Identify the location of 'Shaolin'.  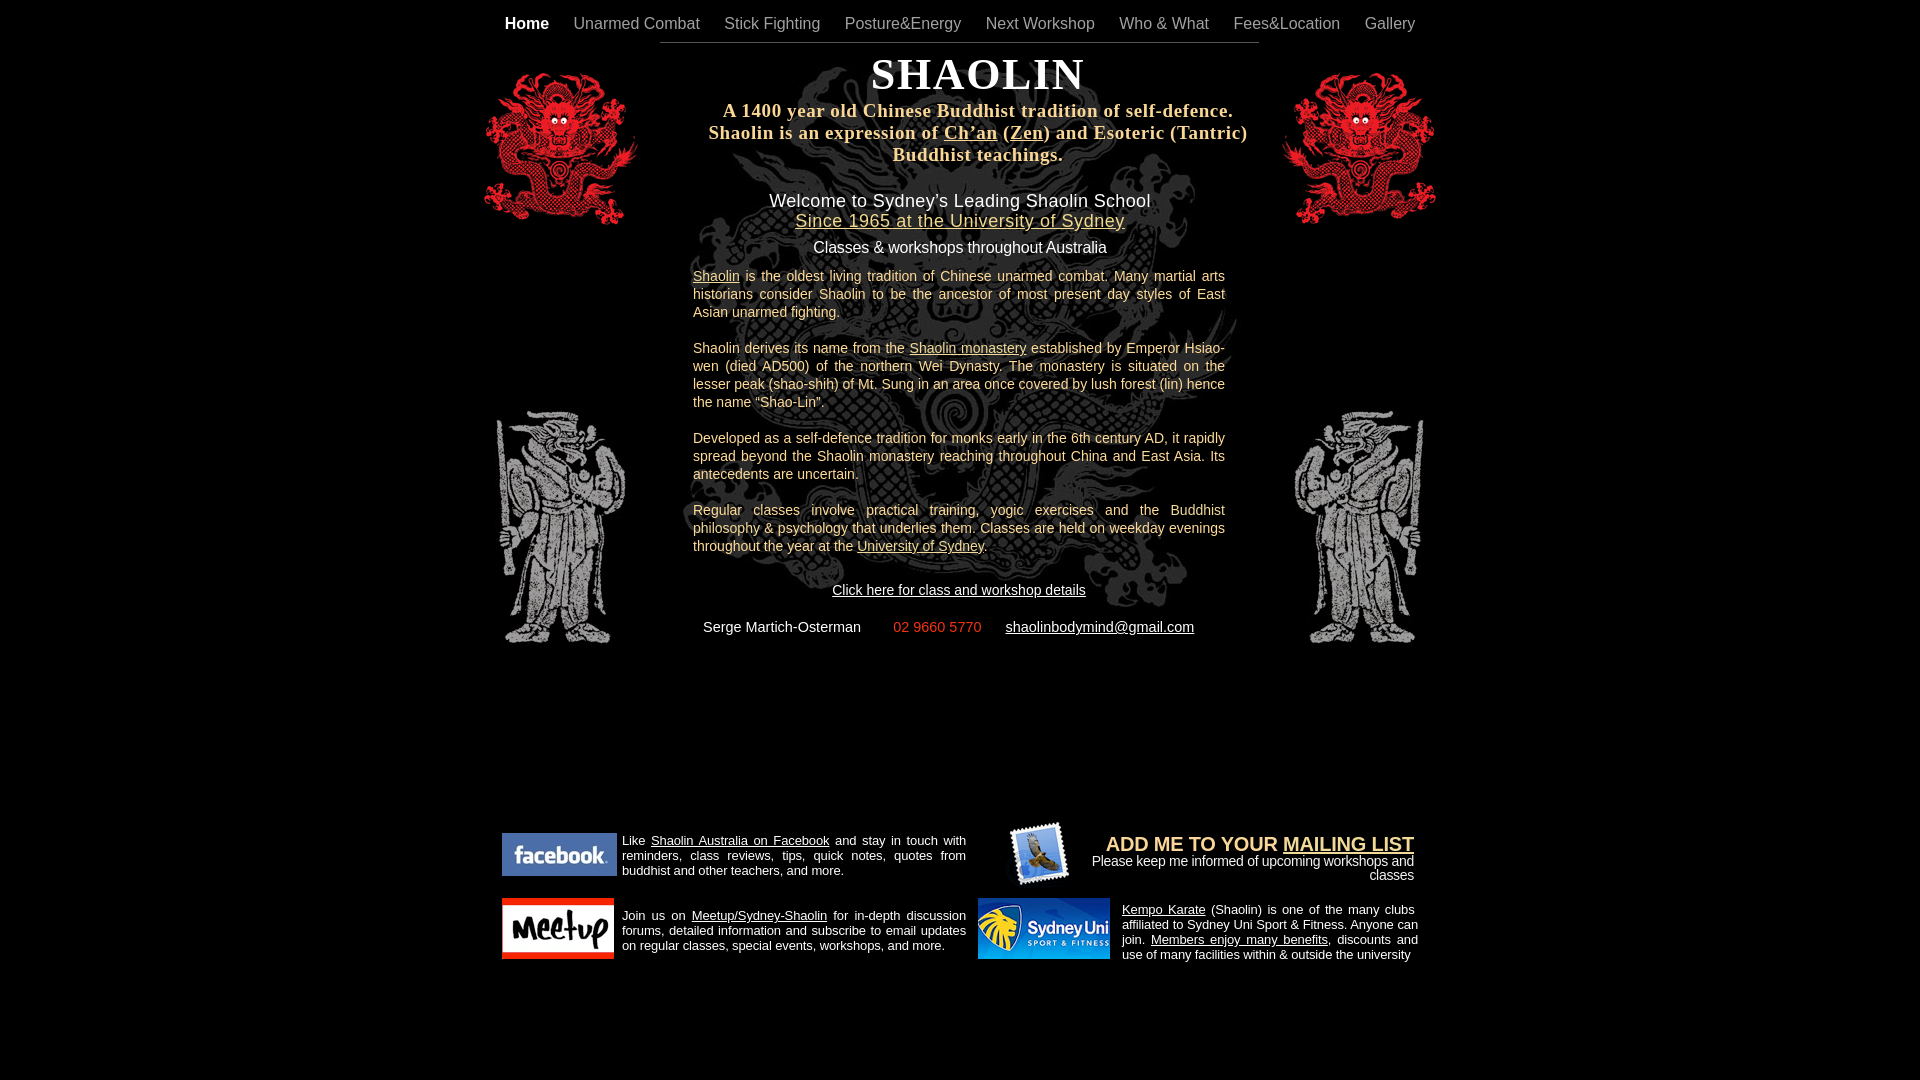
(716, 276).